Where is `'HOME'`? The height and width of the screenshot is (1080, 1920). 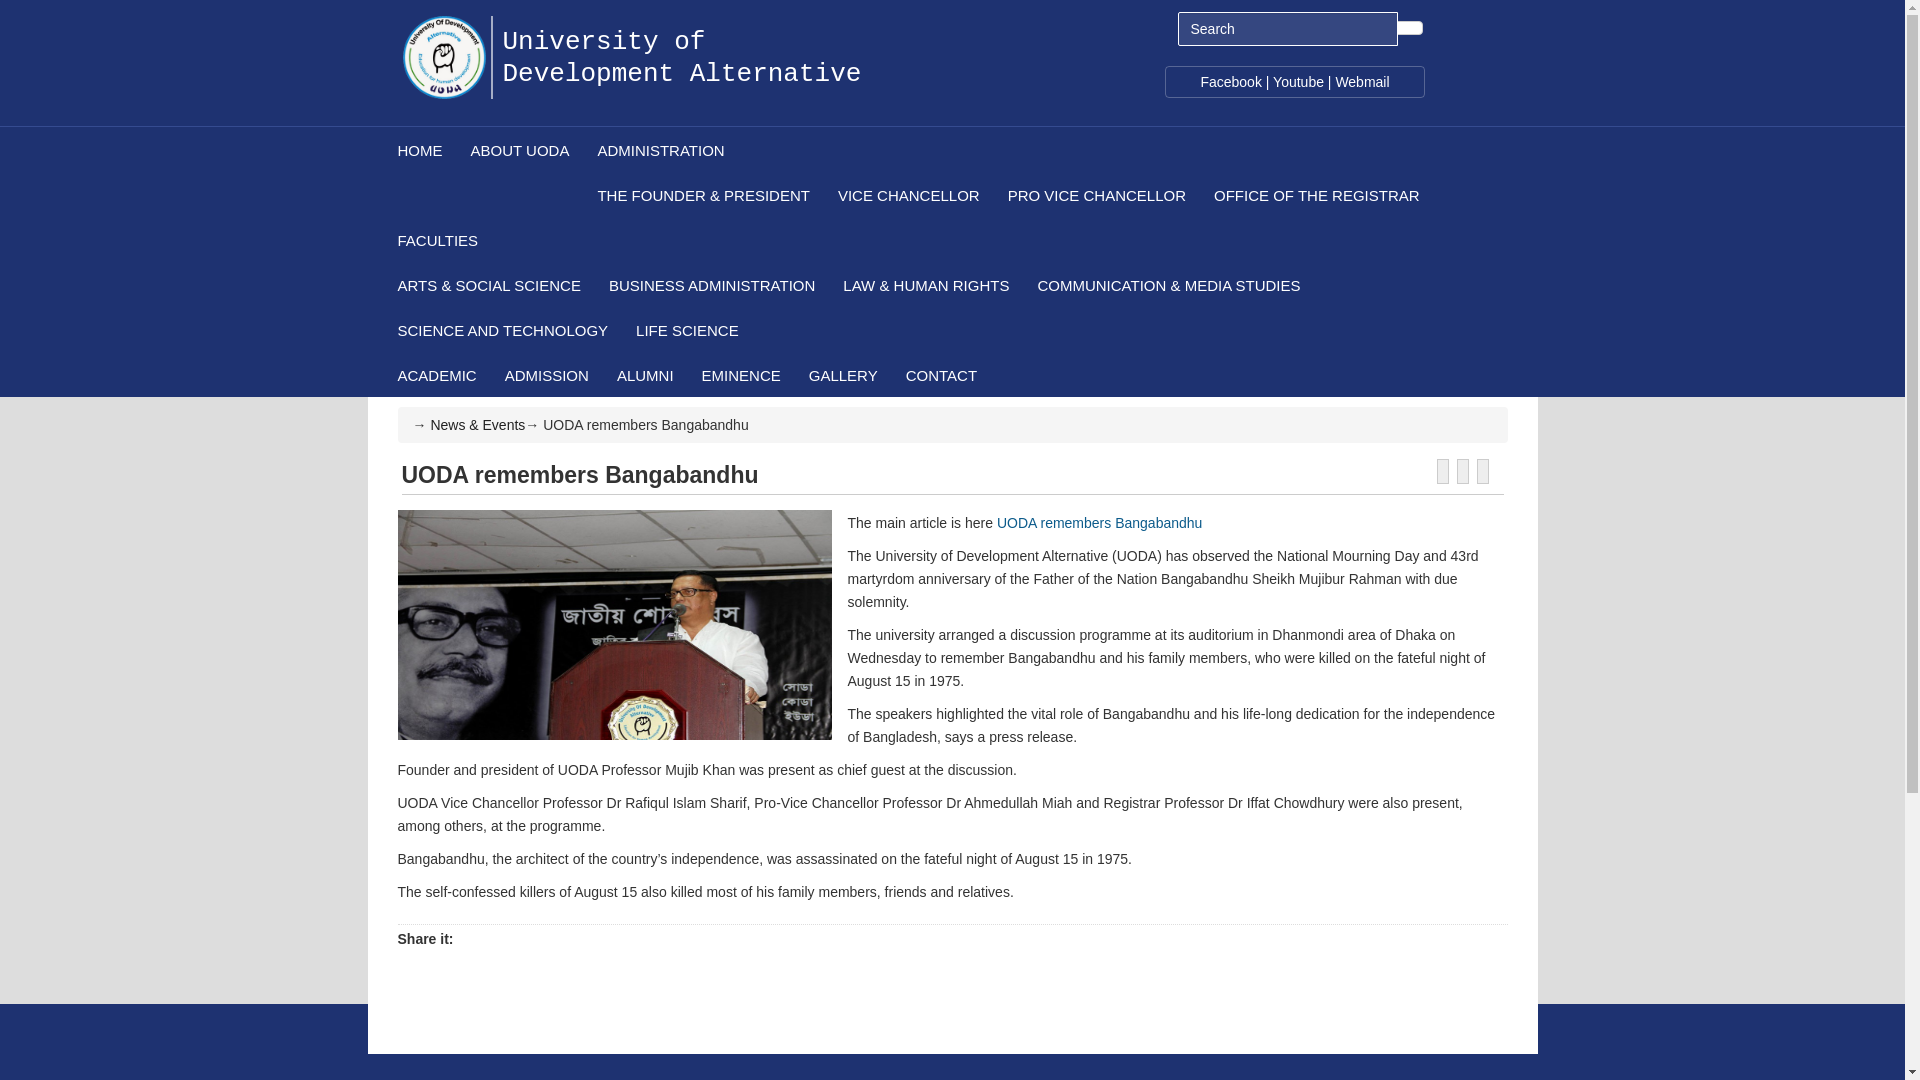
'HOME' is located at coordinates (417, 148).